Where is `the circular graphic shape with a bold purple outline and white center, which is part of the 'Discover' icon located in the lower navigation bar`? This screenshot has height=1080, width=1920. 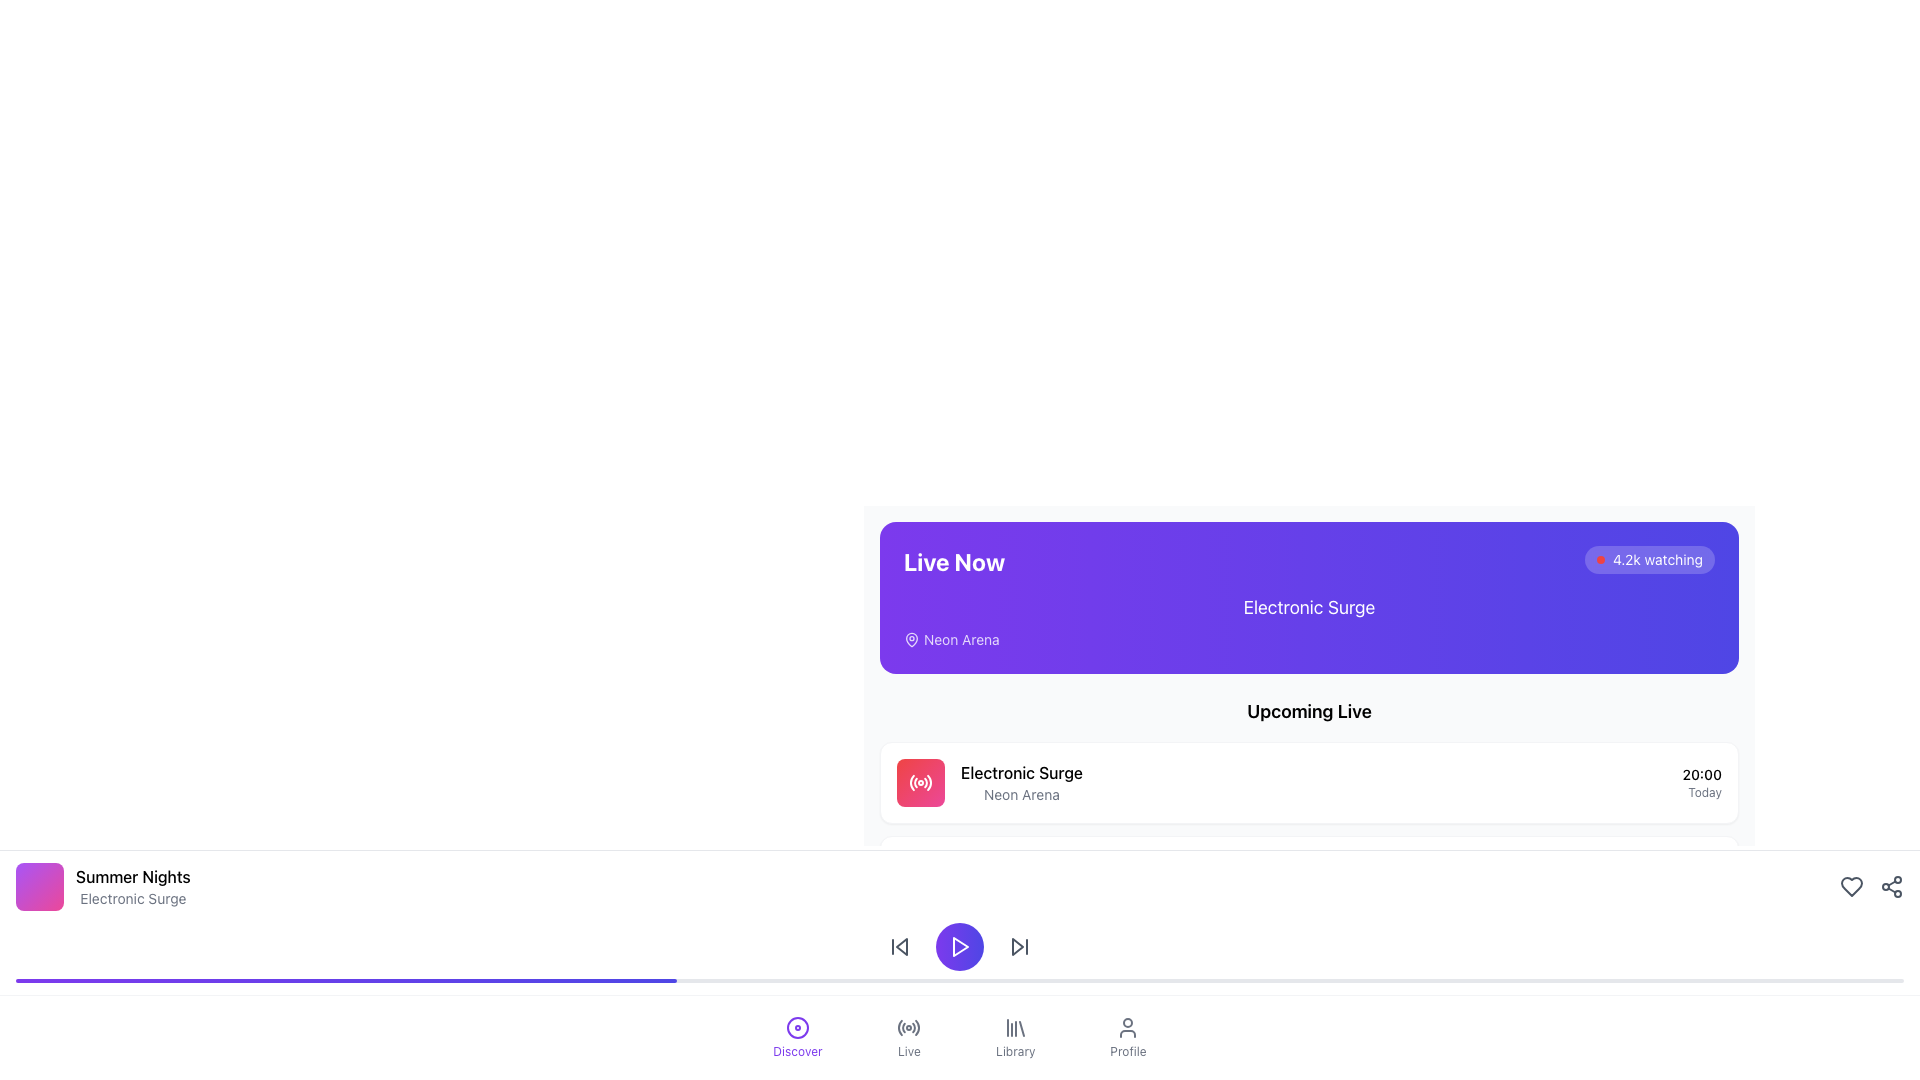
the circular graphic shape with a bold purple outline and white center, which is part of the 'Discover' icon located in the lower navigation bar is located at coordinates (796, 1028).